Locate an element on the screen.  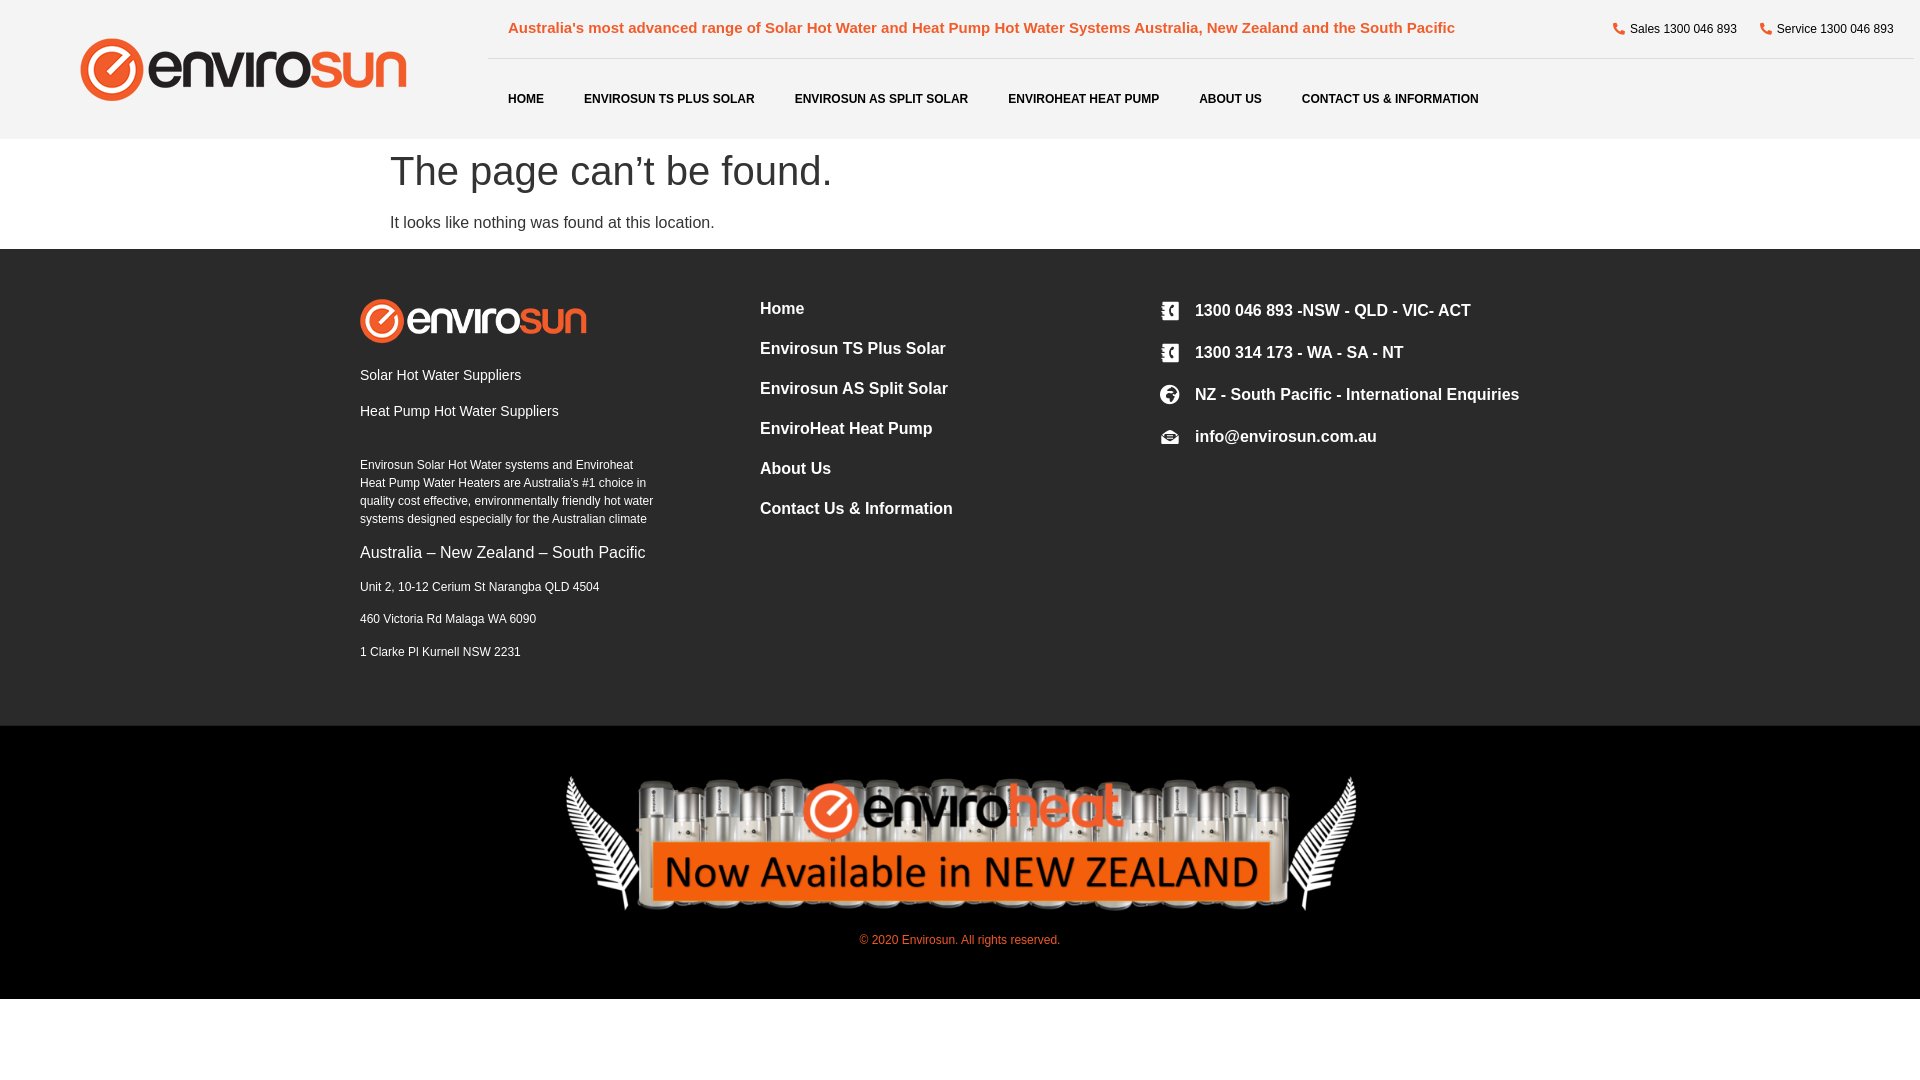
'CONTACT US & INFORMATION' is located at coordinates (1389, 99).